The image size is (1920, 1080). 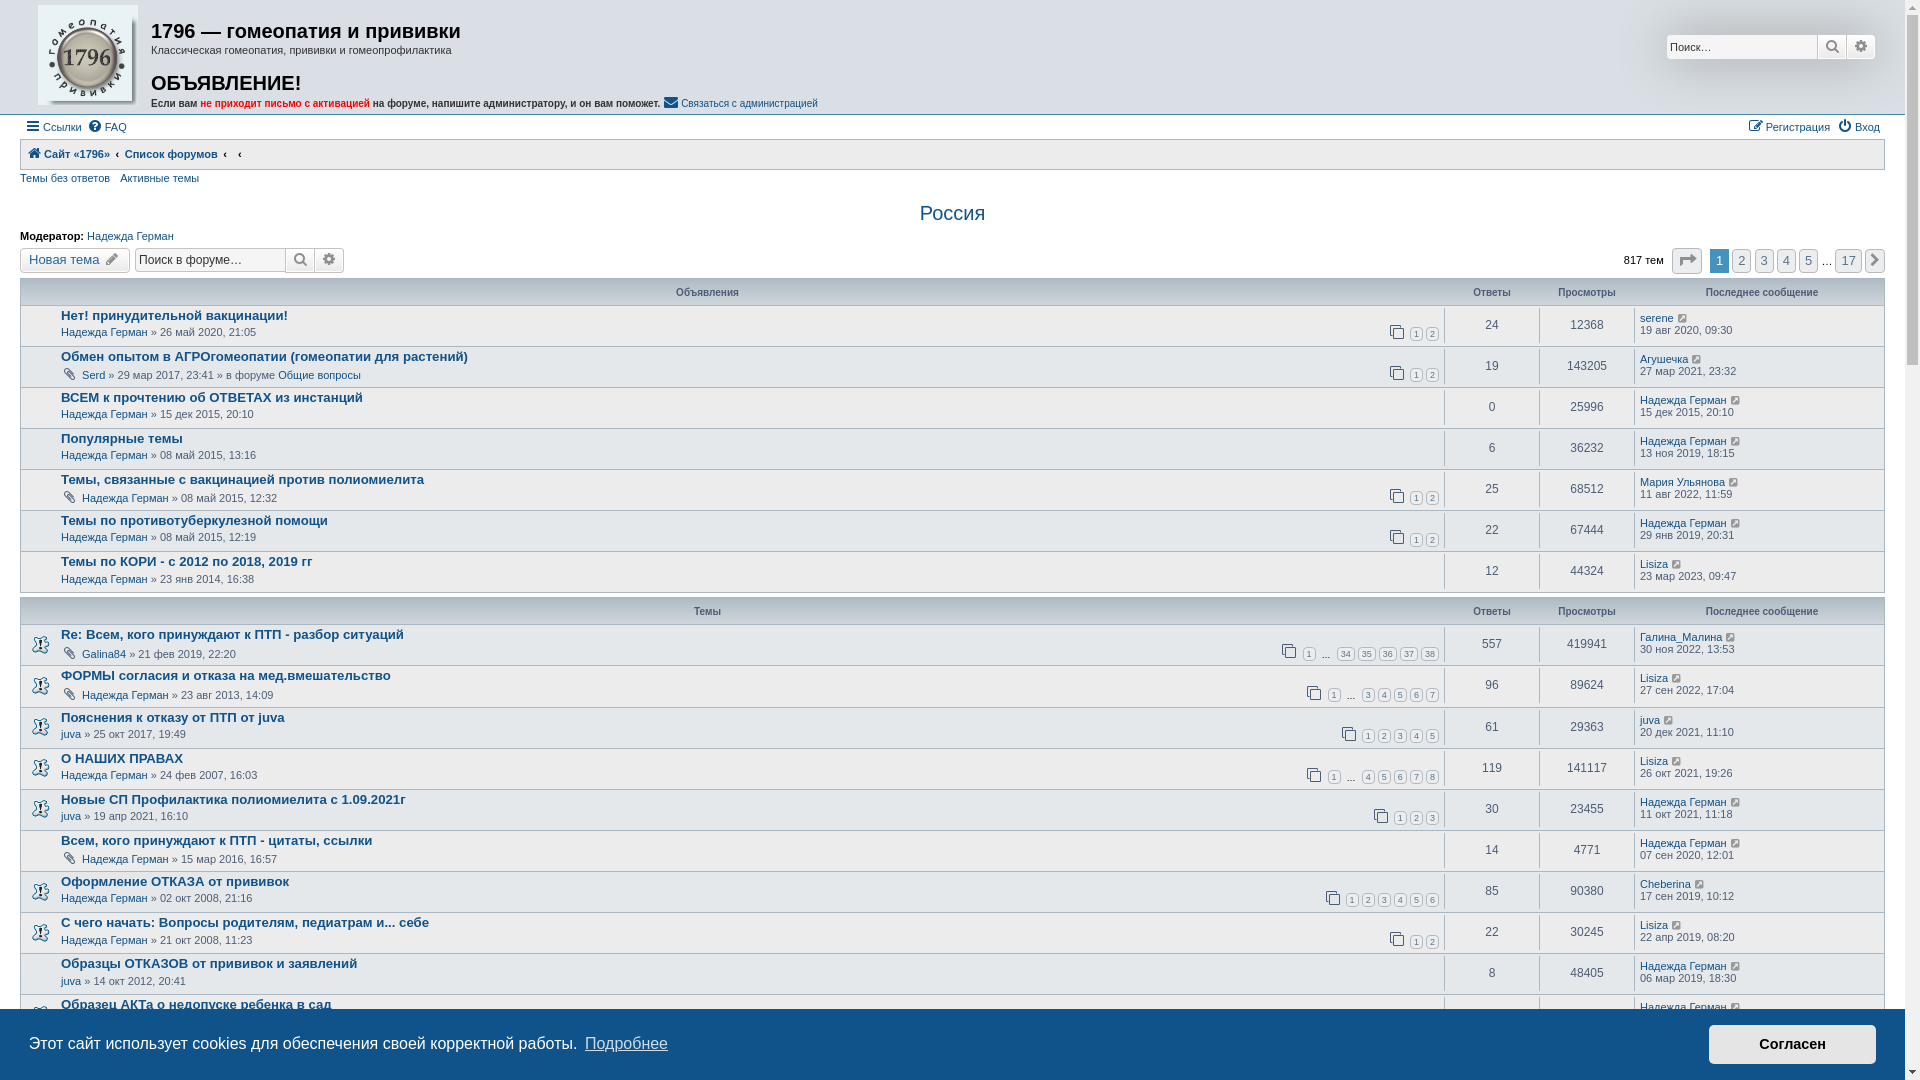 I want to click on '1', so click(x=1409, y=374).